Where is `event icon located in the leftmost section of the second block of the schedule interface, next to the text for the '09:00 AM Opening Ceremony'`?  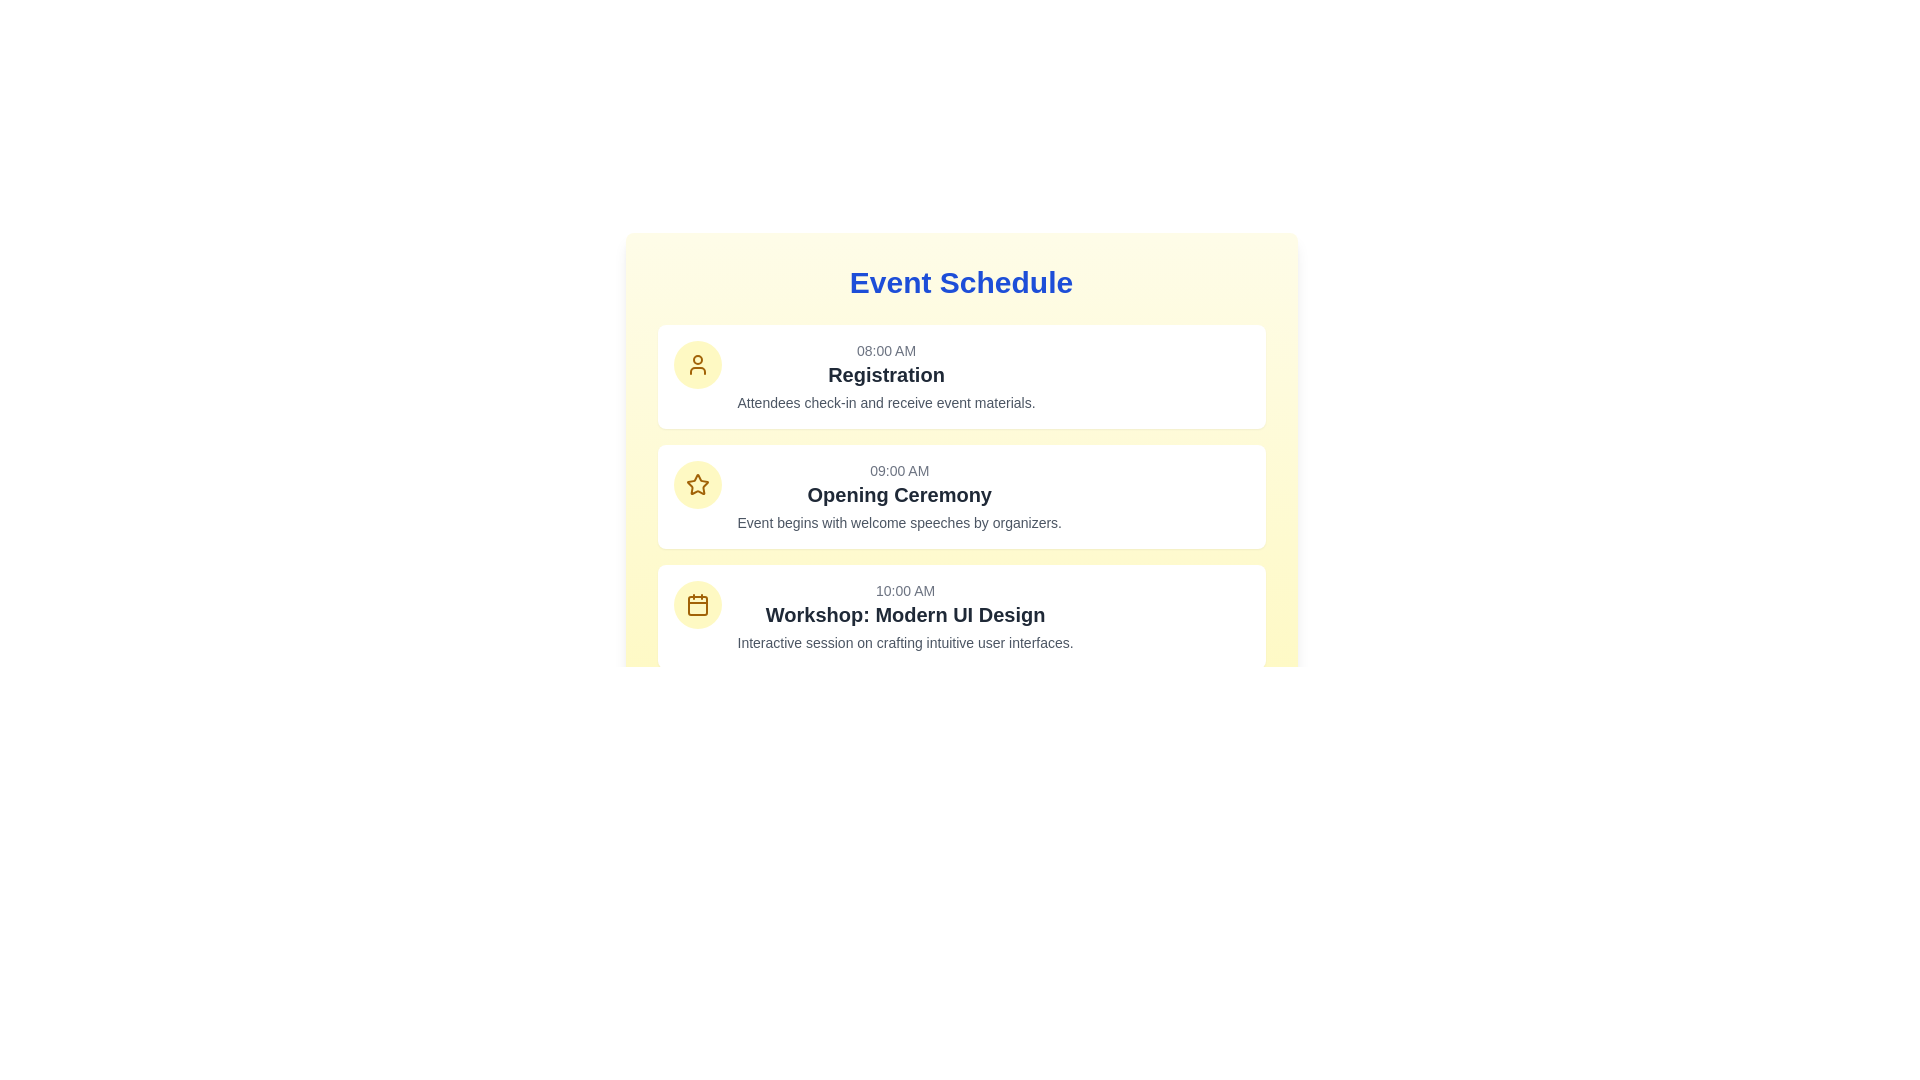
event icon located in the leftmost section of the second block of the schedule interface, next to the text for the '09:00 AM Opening Ceremony' is located at coordinates (697, 485).